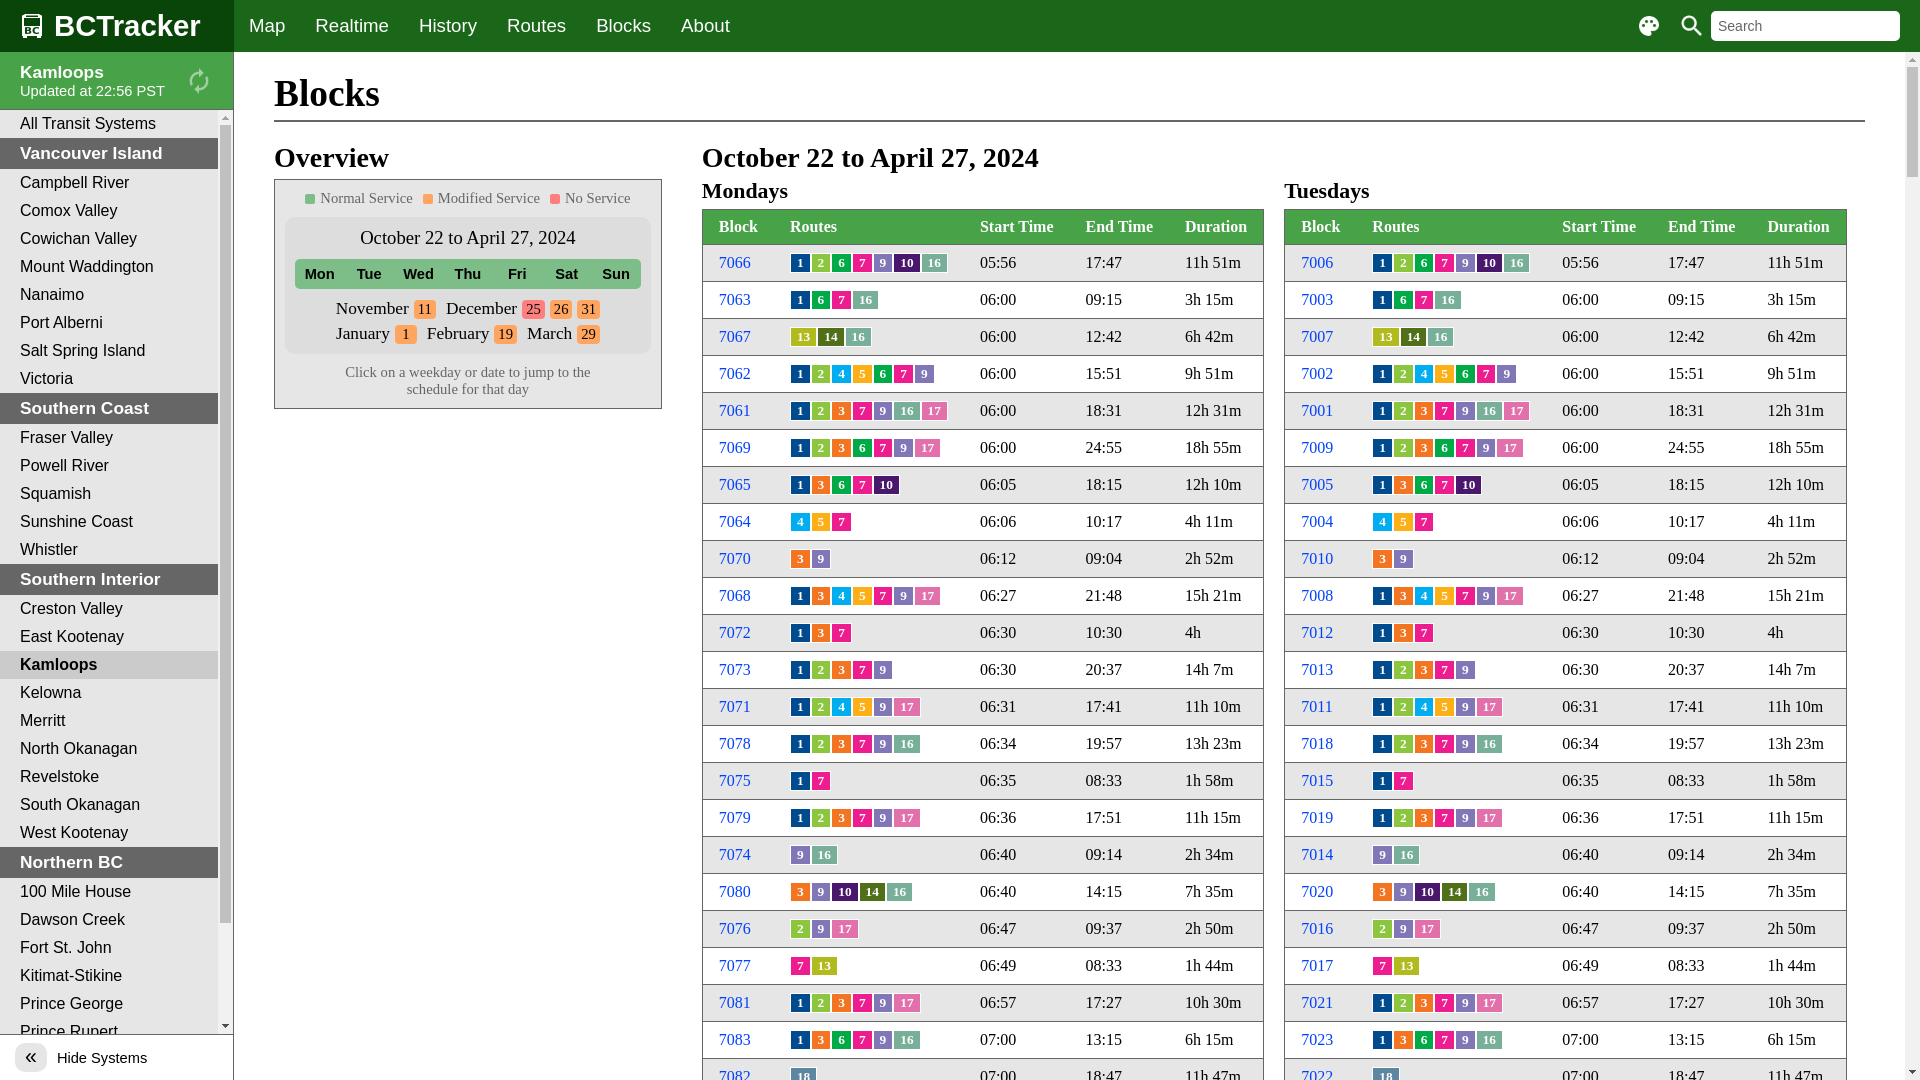 Image resolution: width=1920 pixels, height=1080 pixels. What do you see at coordinates (882, 595) in the screenshot?
I see `'7'` at bounding box center [882, 595].